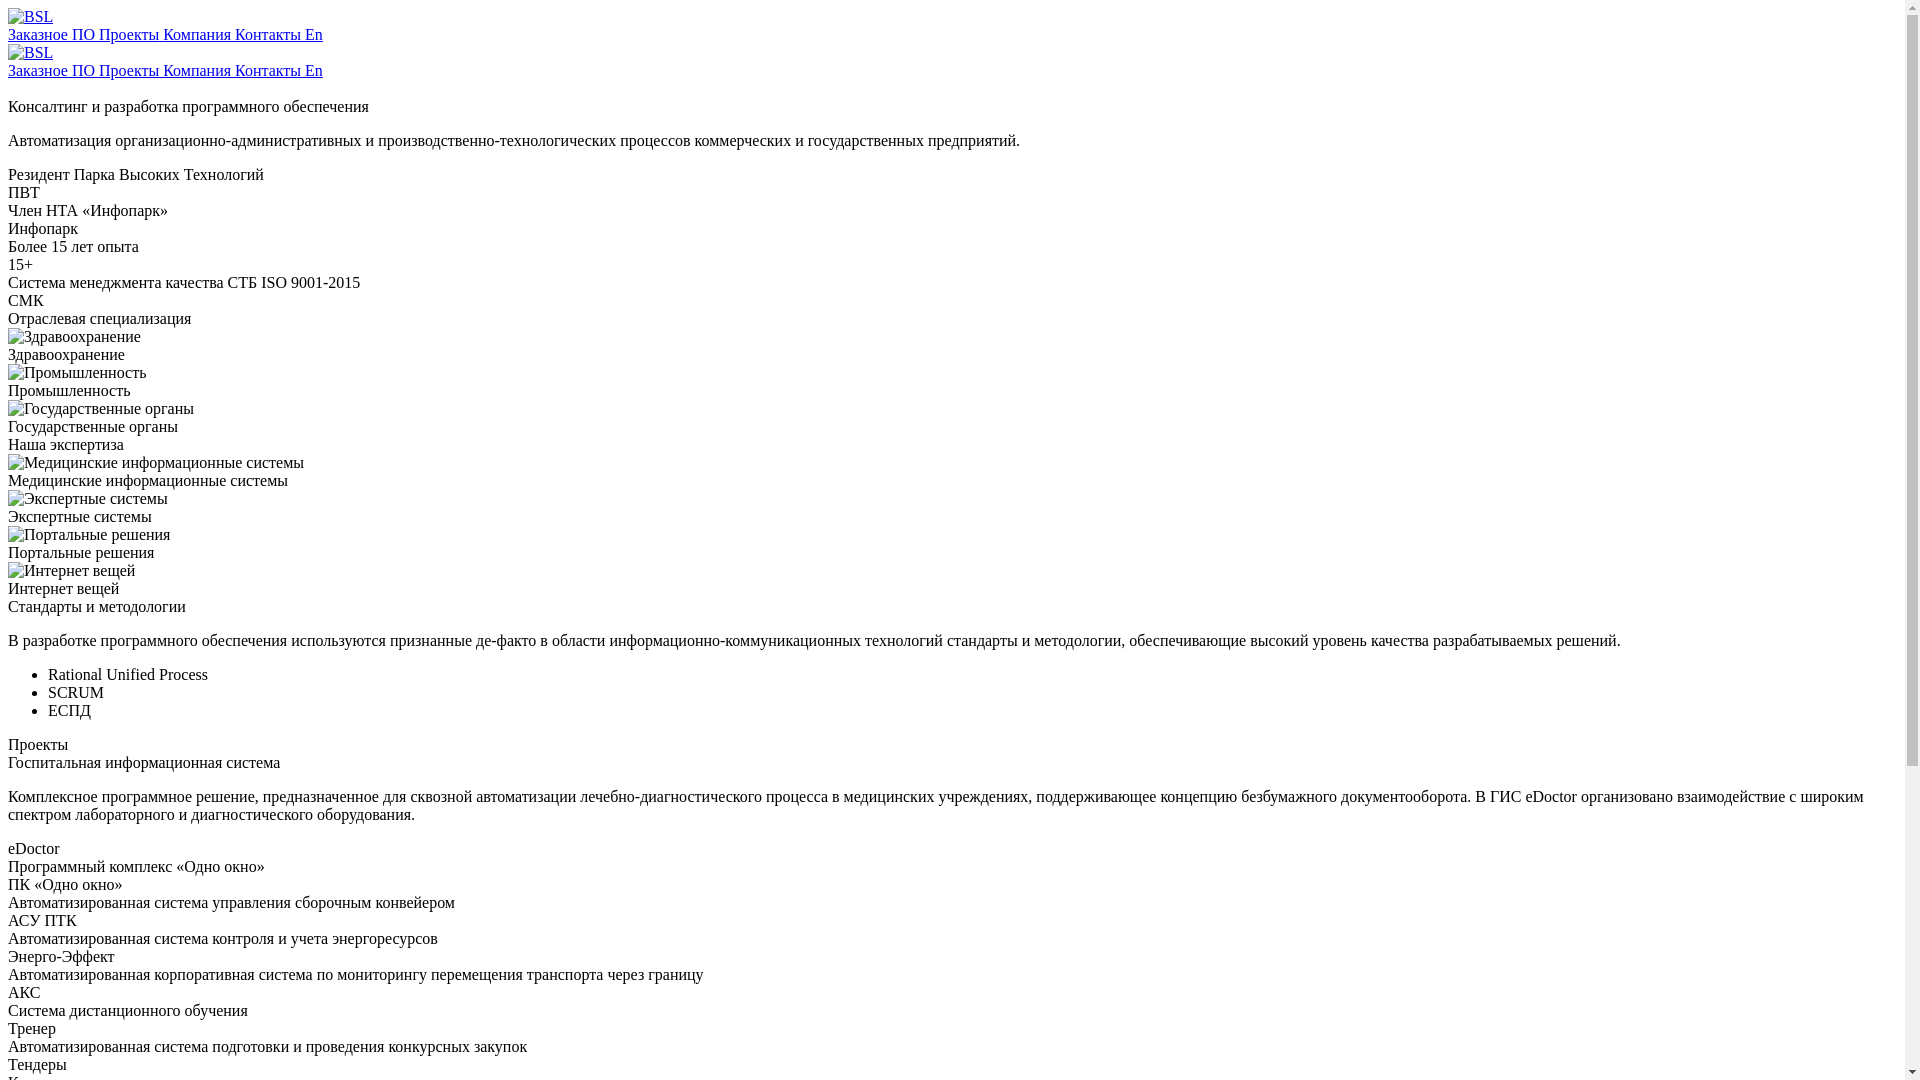 This screenshot has width=1920, height=1080. I want to click on 'En', so click(312, 34).